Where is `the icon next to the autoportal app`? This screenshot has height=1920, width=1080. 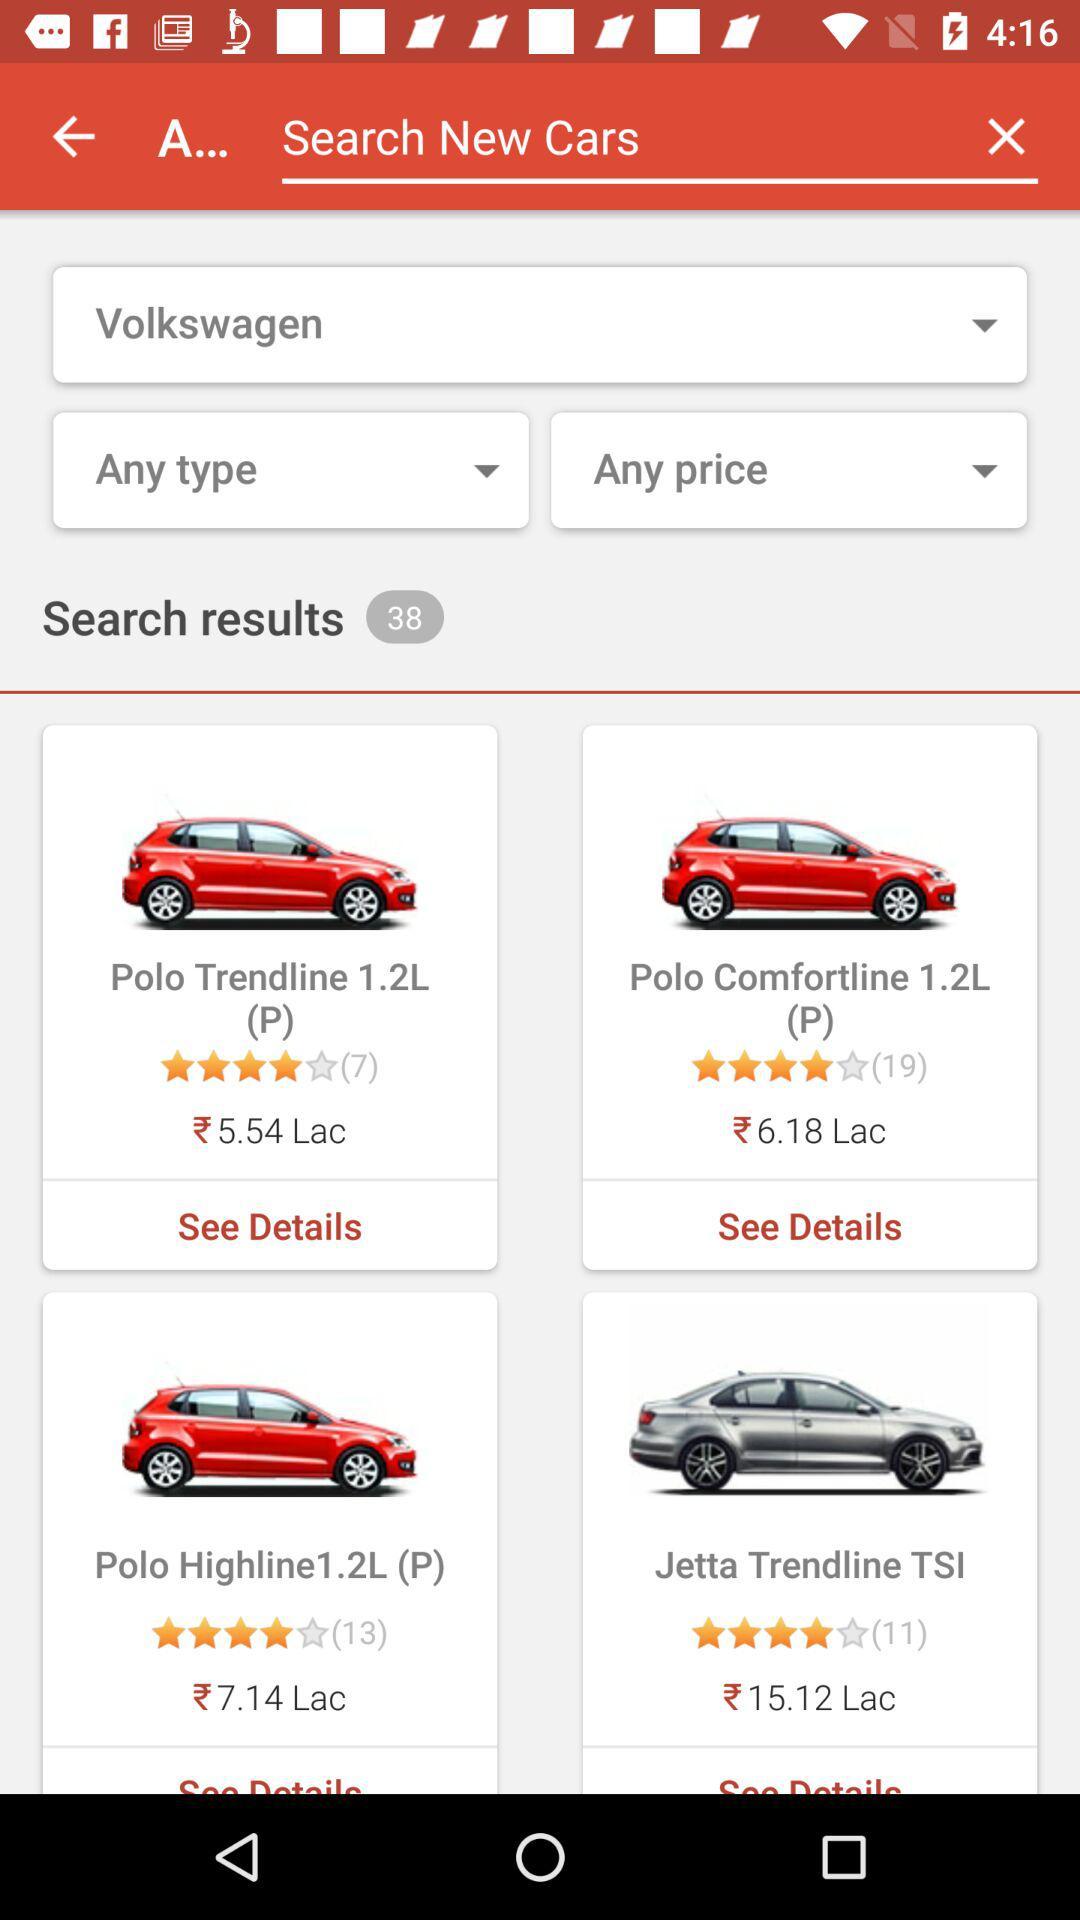 the icon next to the autoportal app is located at coordinates (72, 135).